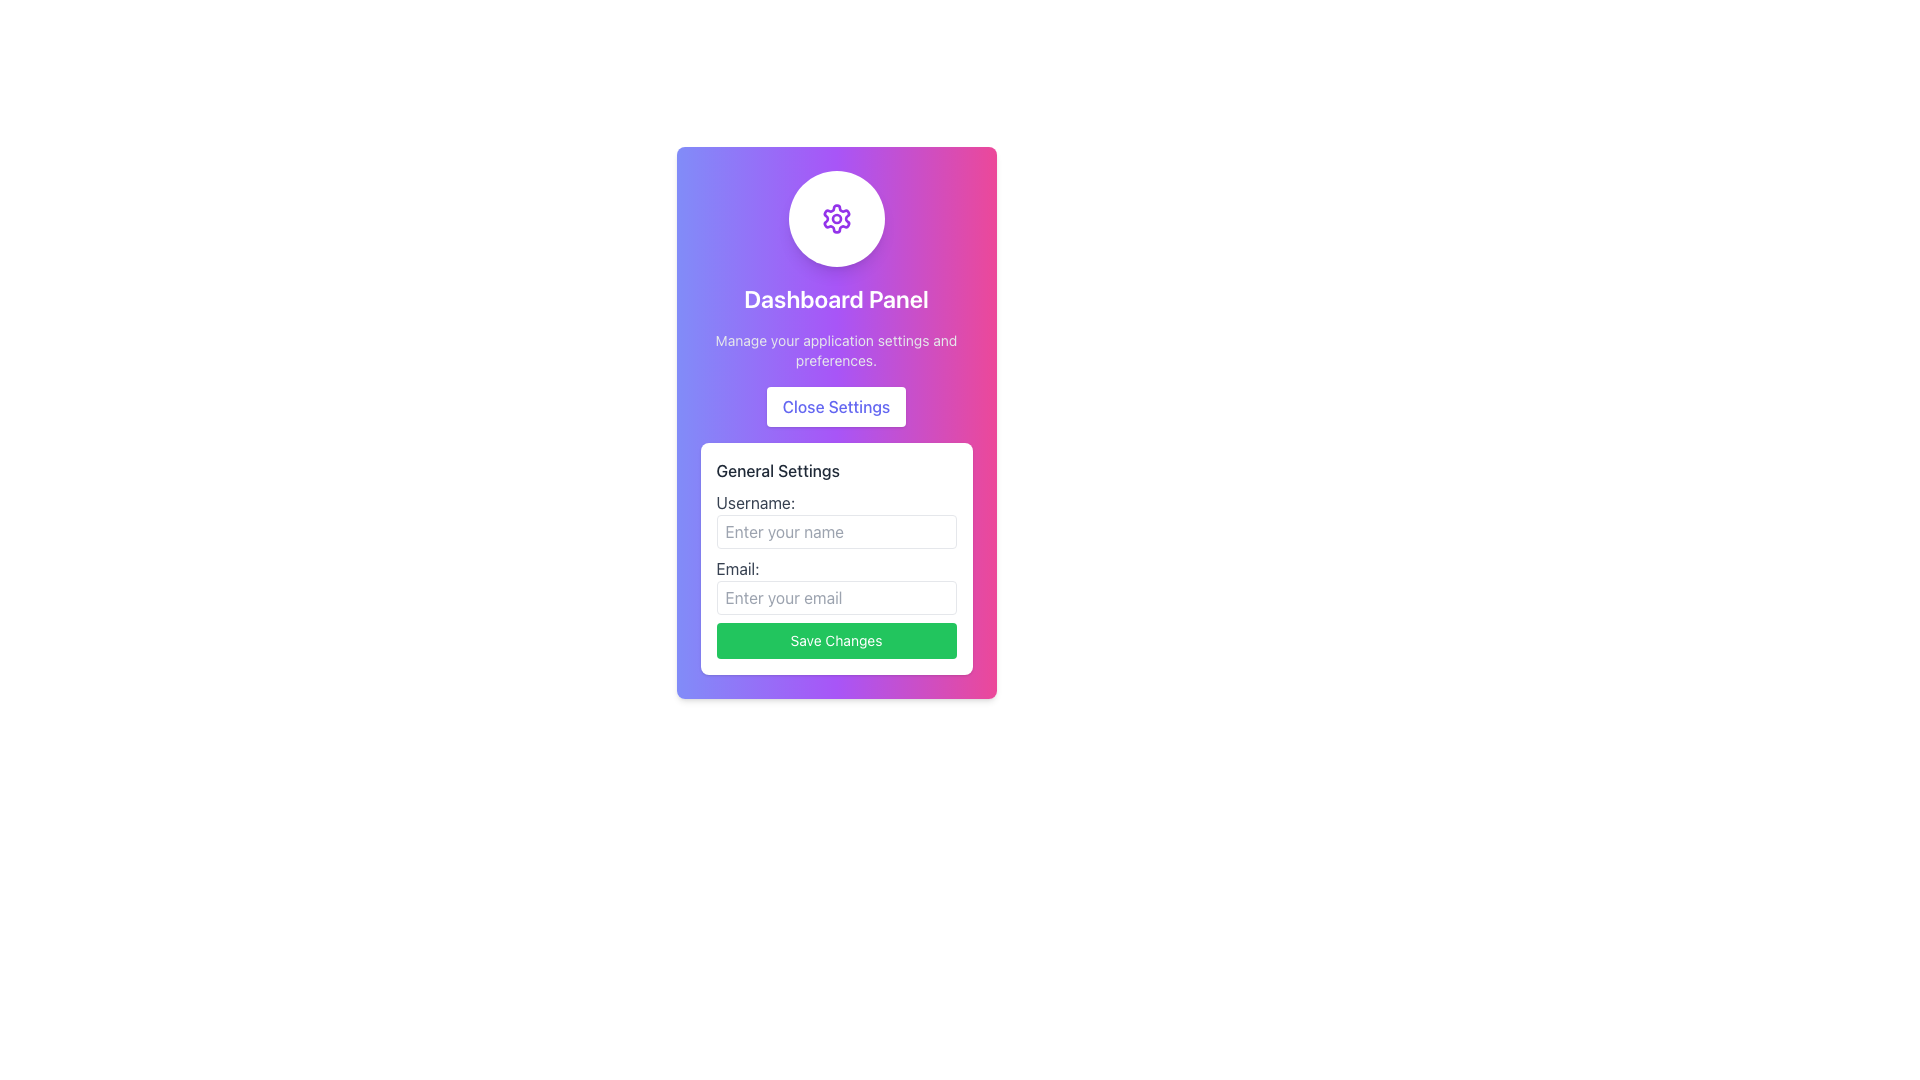  Describe the element at coordinates (836, 585) in the screenshot. I see `the text label displaying 'Email:' in the 'General Settings' section, which is positioned below the 'Username:' label` at that location.